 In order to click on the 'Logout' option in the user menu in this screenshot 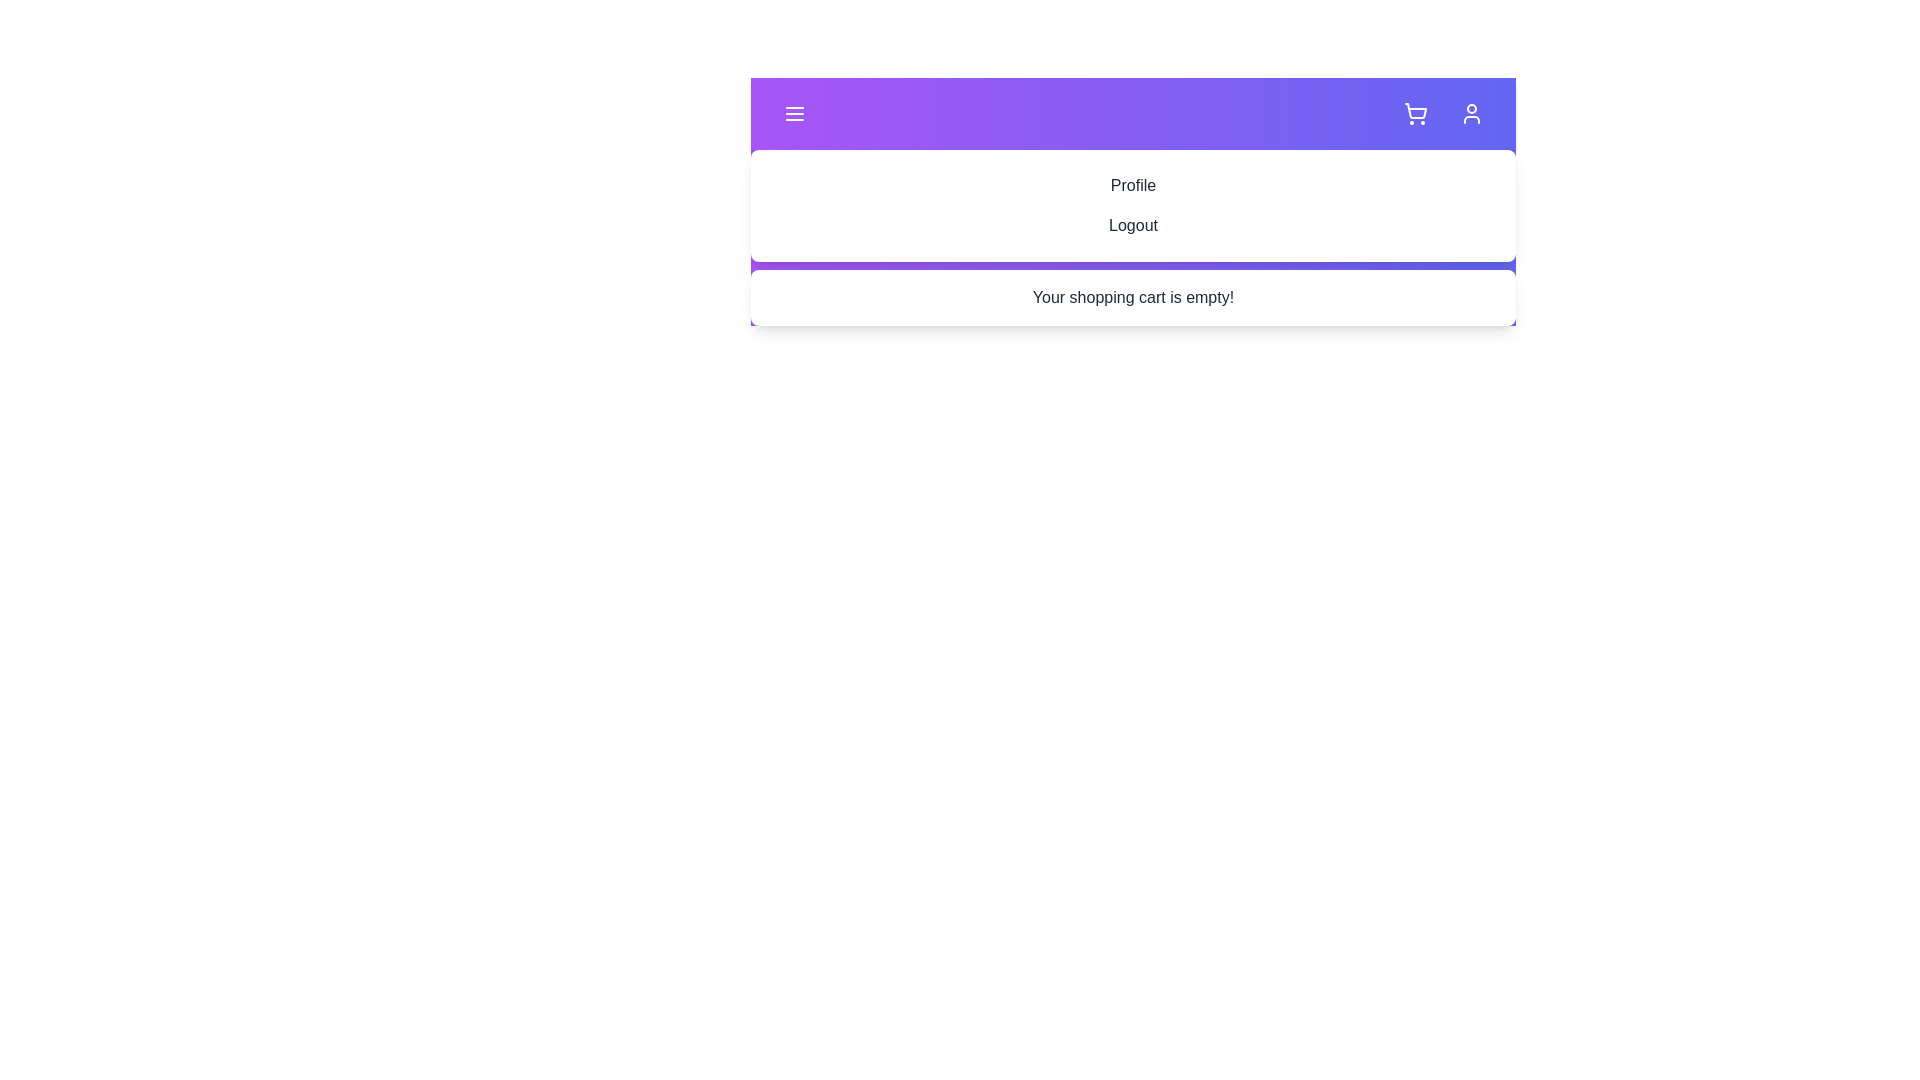, I will do `click(1133, 225)`.